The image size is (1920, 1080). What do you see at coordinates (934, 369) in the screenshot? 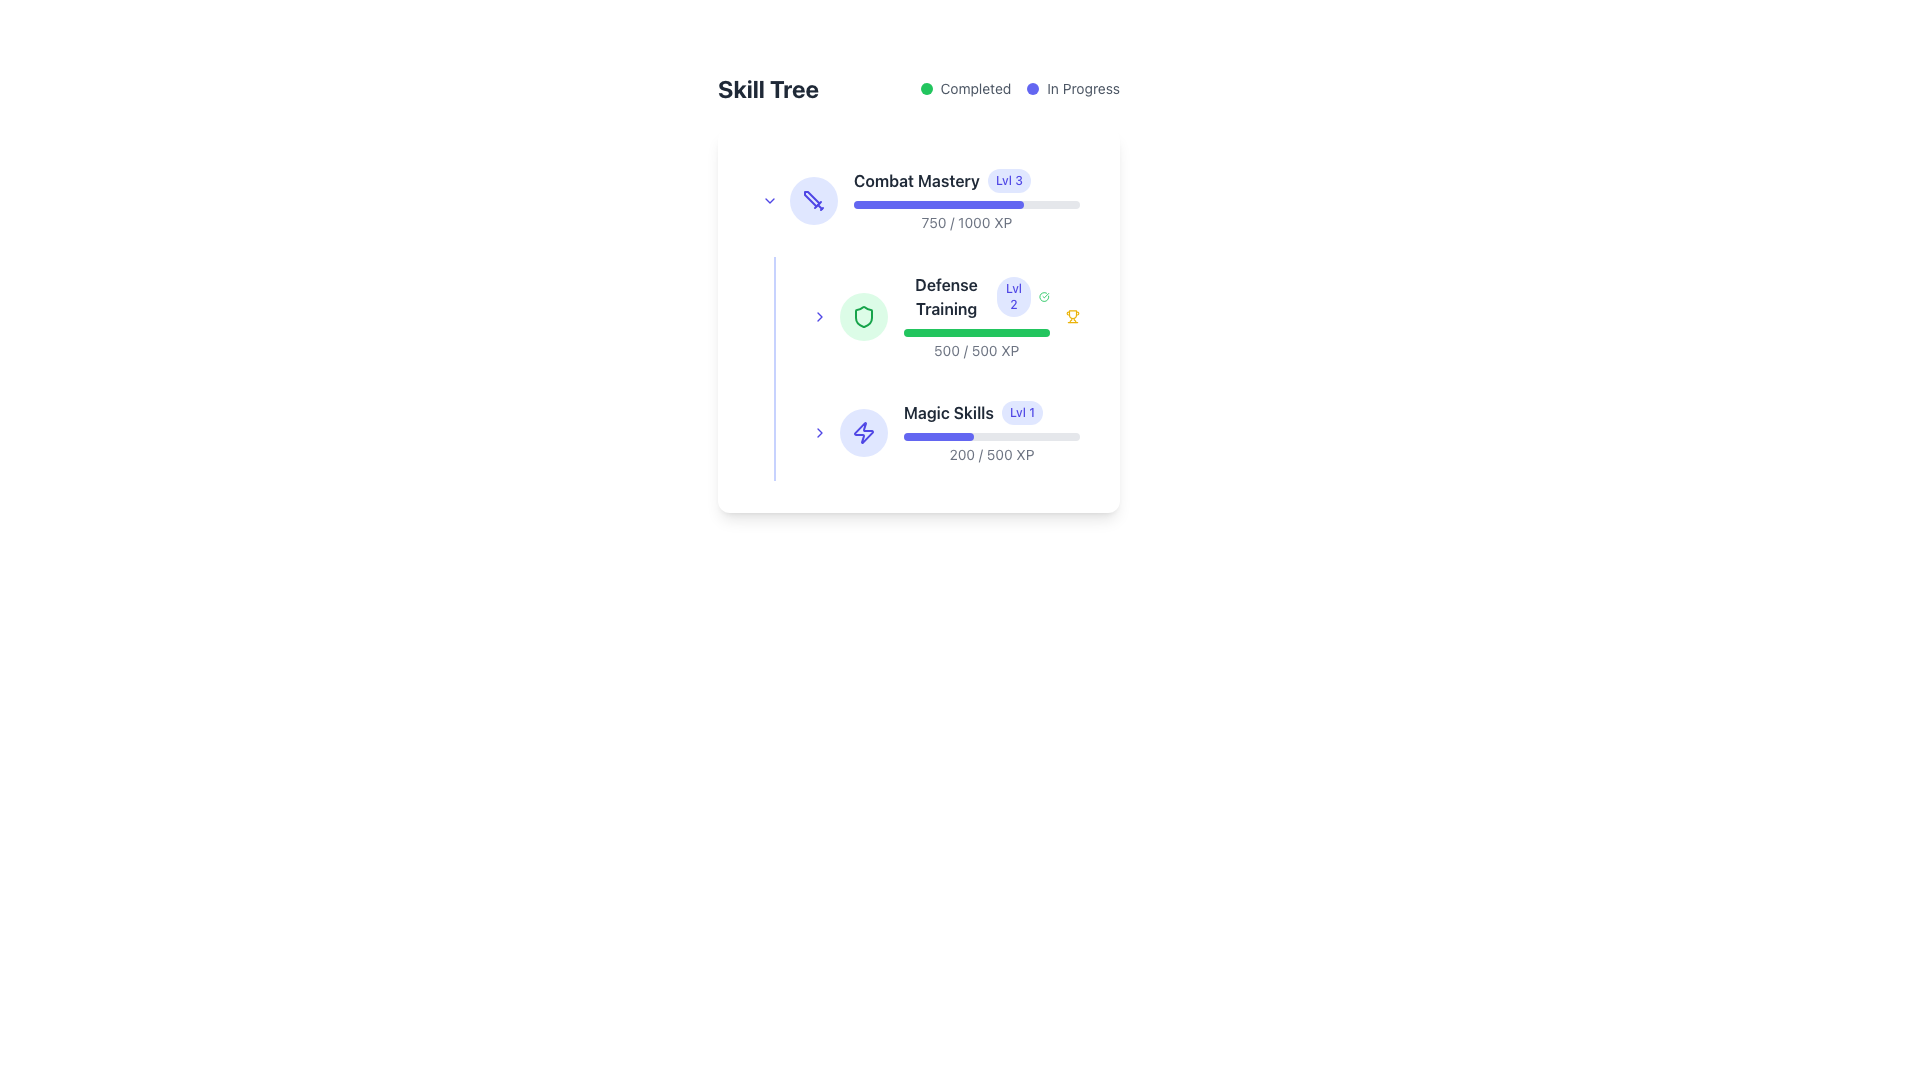
I see `the 'Defense Training' skill progress card, which is the second item in the skill tree` at bounding box center [934, 369].